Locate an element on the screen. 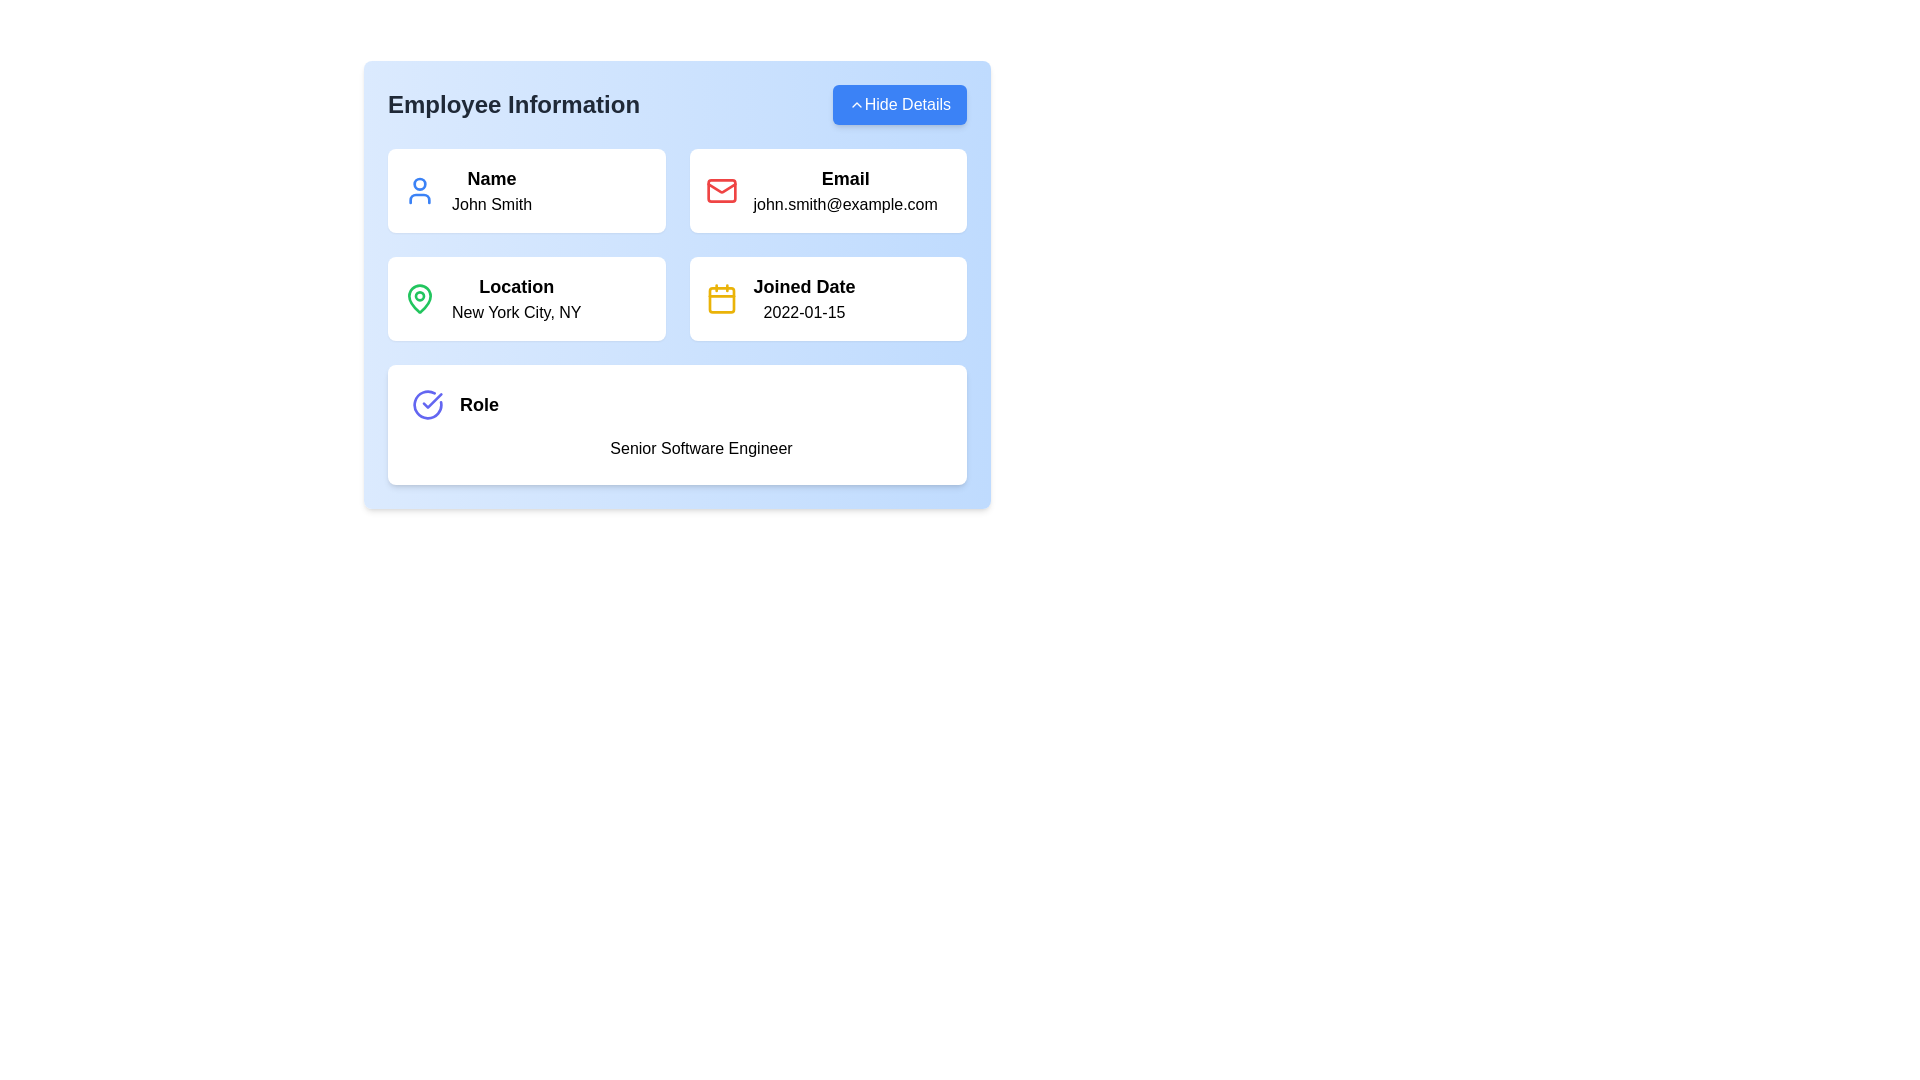  the Text display component that shows 'John Smith' under the bold label 'Name', located in the upper left corner of the 'Employee Information' card is located at coordinates (492, 191).